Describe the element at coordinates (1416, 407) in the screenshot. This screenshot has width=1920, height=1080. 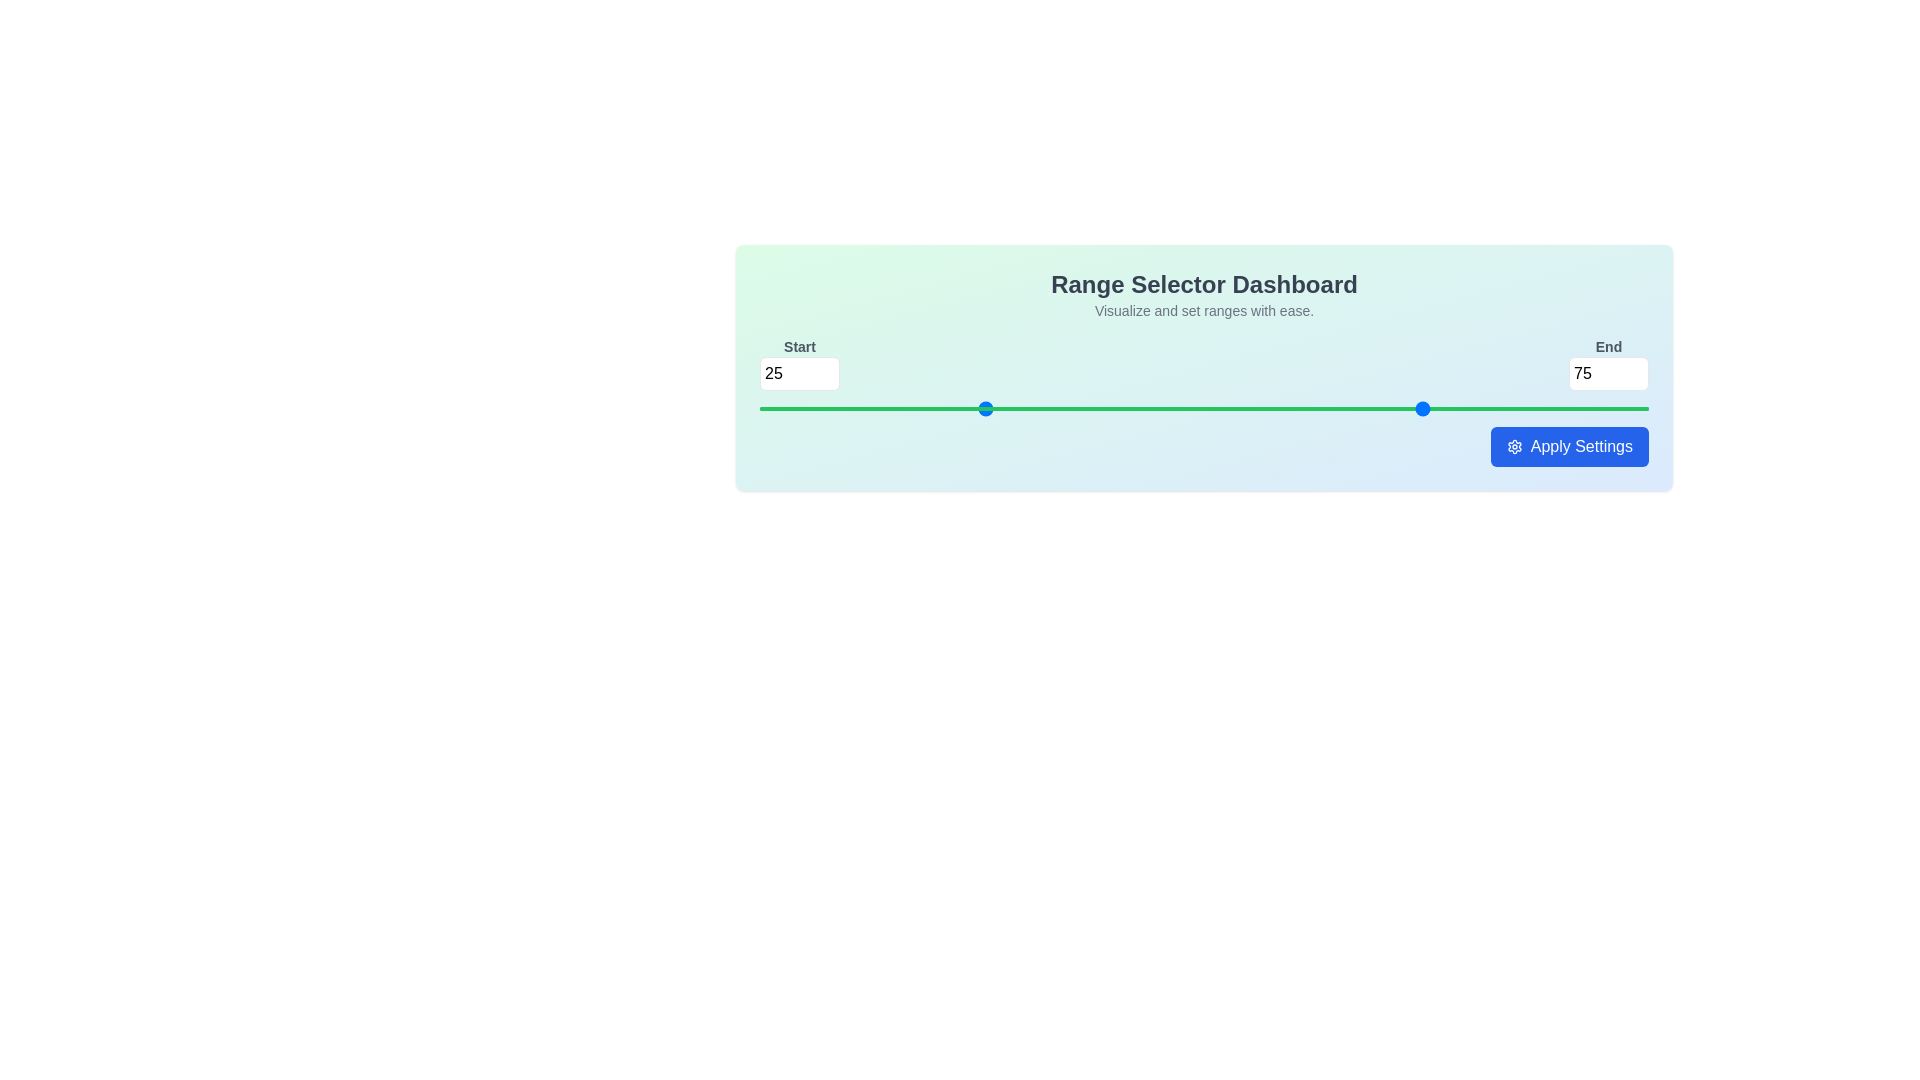
I see `the slider` at that location.